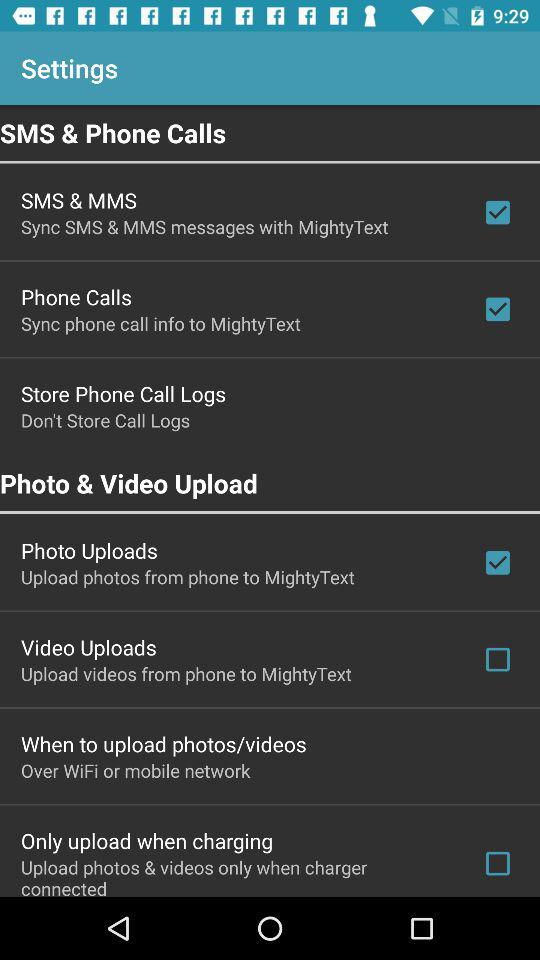  What do you see at coordinates (496, 863) in the screenshot?
I see `the check box which is to the immediate right of only upload when charging` at bounding box center [496, 863].